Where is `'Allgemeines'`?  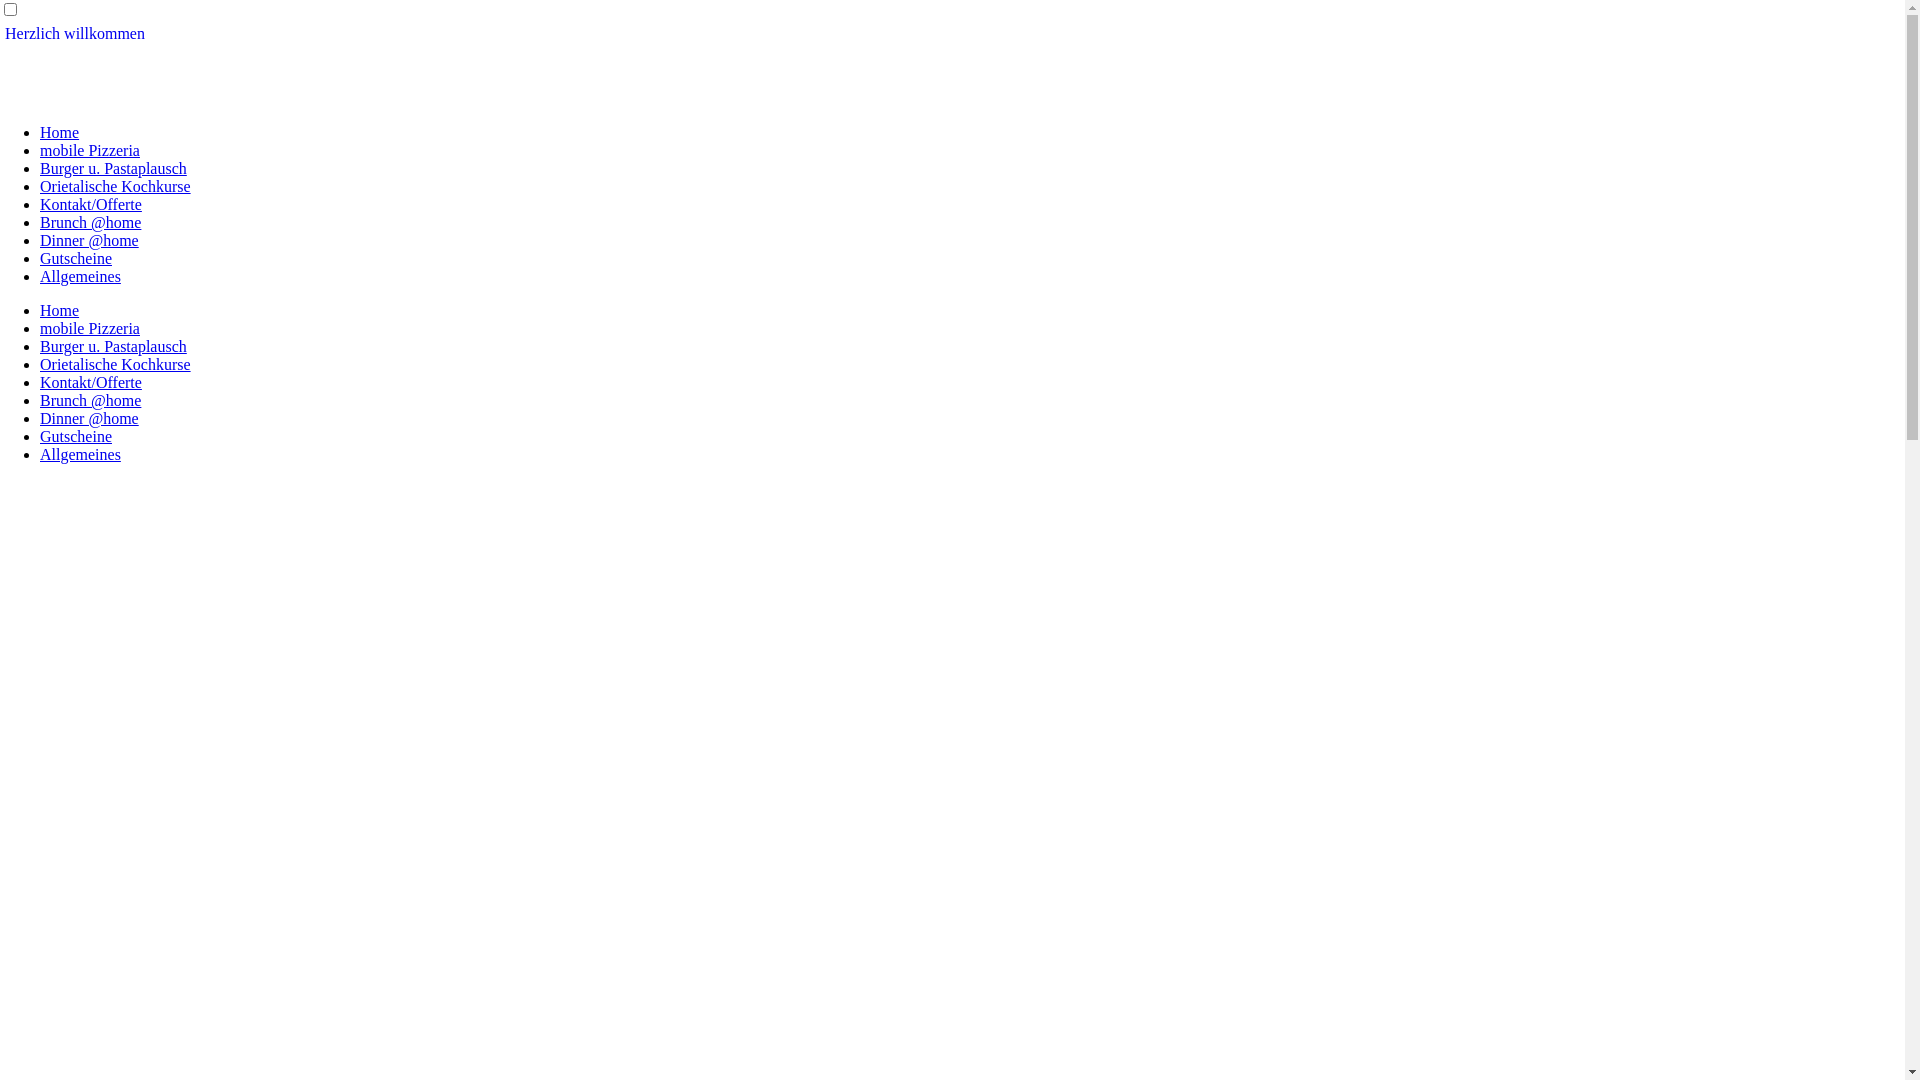
'Allgemeines' is located at coordinates (39, 454).